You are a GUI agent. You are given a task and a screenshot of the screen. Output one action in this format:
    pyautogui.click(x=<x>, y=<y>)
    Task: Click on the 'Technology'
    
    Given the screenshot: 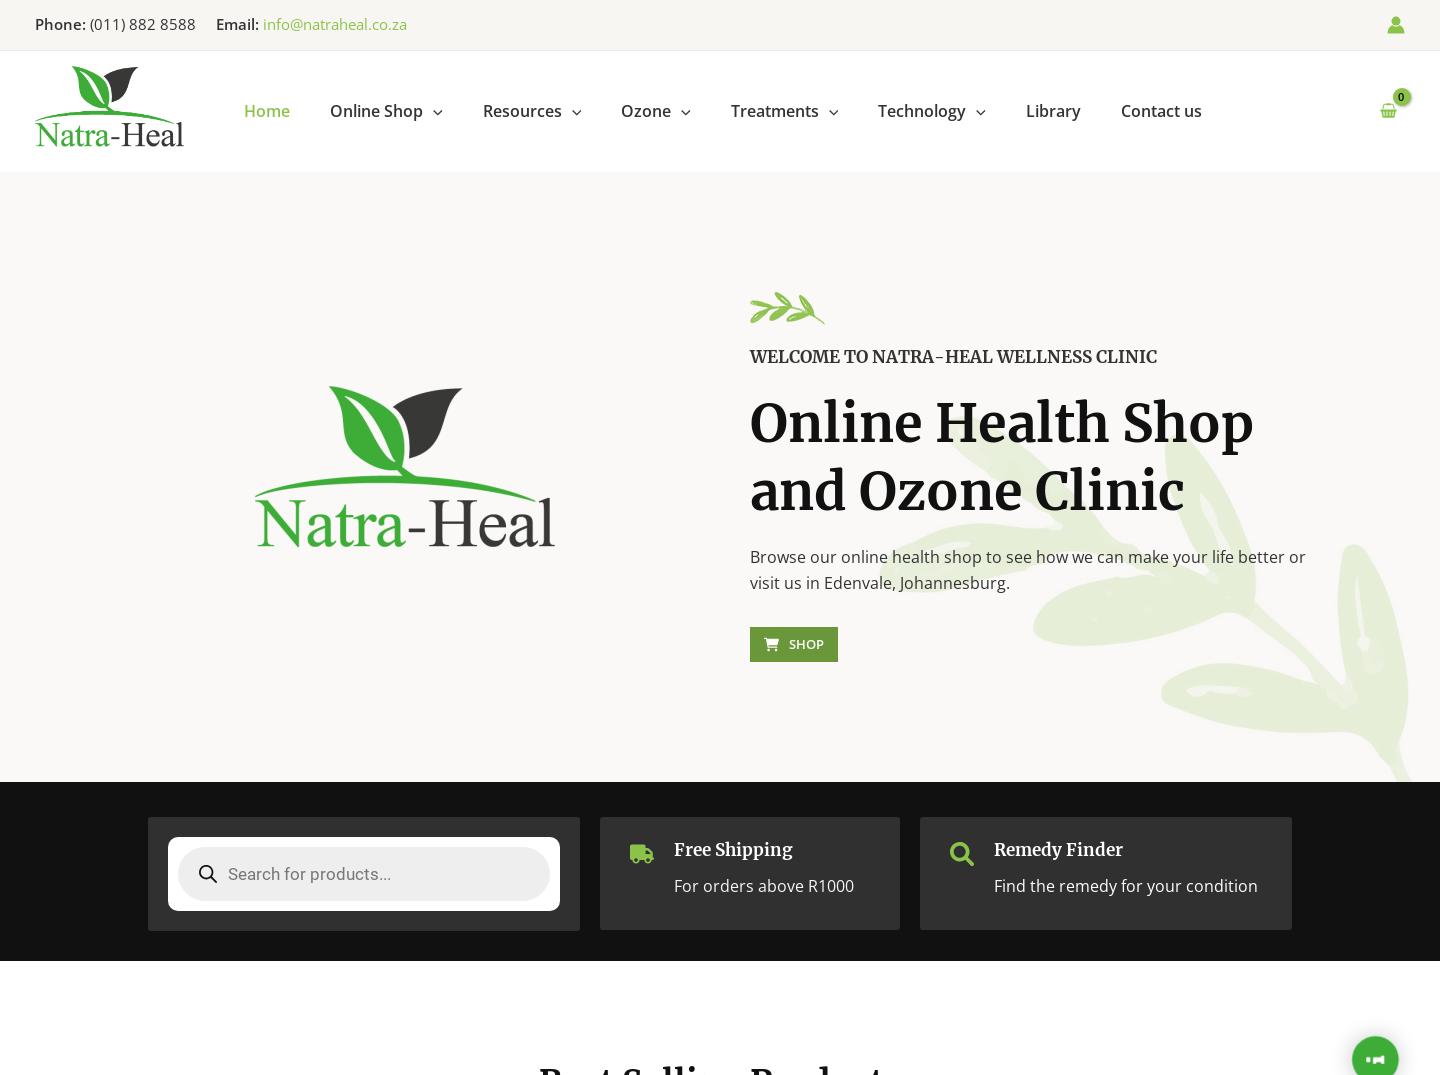 What is the action you would take?
    pyautogui.click(x=922, y=110)
    